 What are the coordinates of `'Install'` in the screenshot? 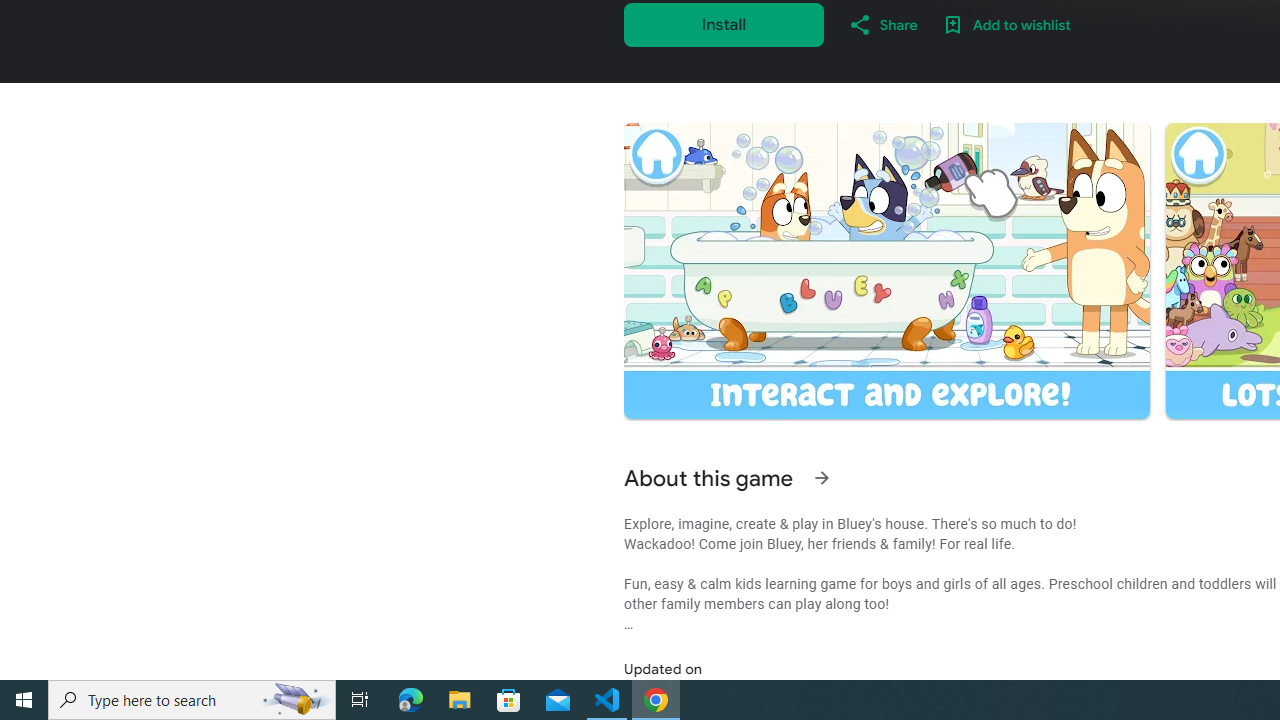 It's located at (722, 24).